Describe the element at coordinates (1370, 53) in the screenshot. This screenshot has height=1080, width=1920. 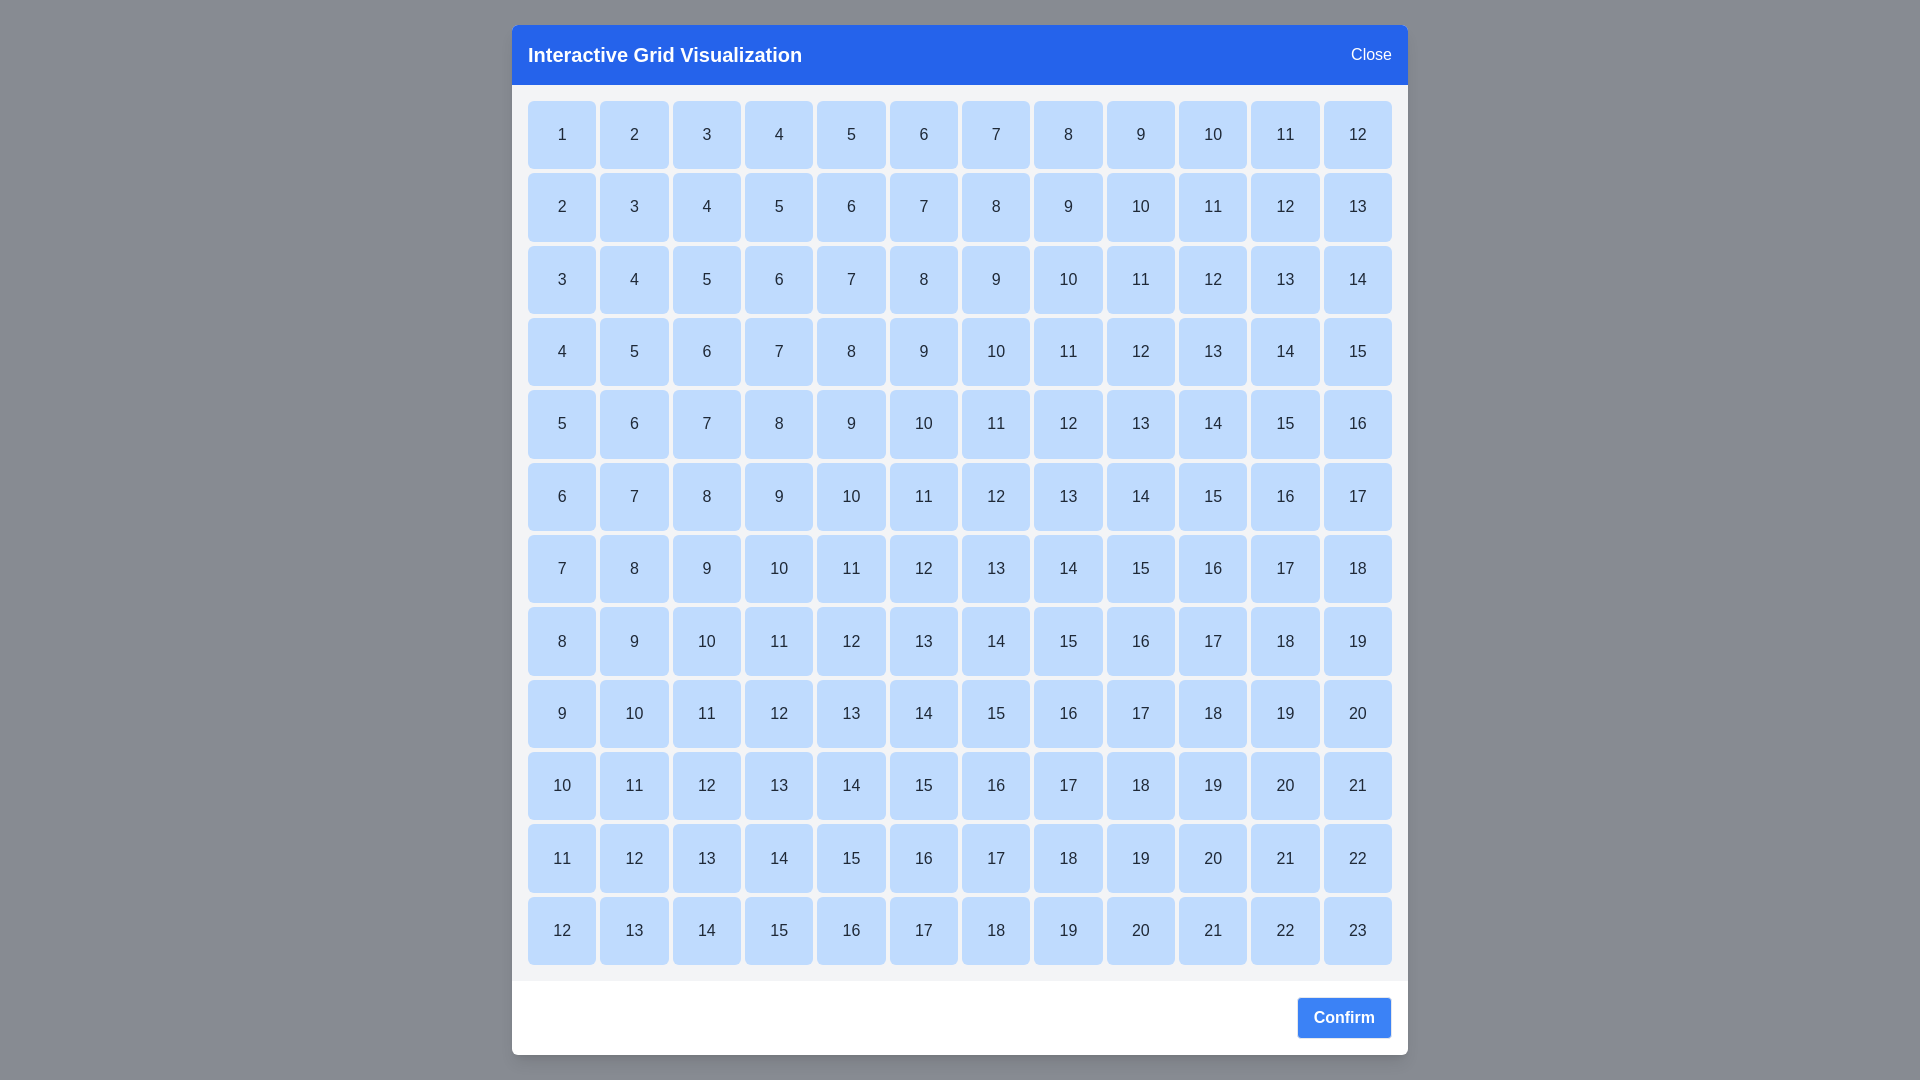
I see `close button to dismiss the dialog` at that location.